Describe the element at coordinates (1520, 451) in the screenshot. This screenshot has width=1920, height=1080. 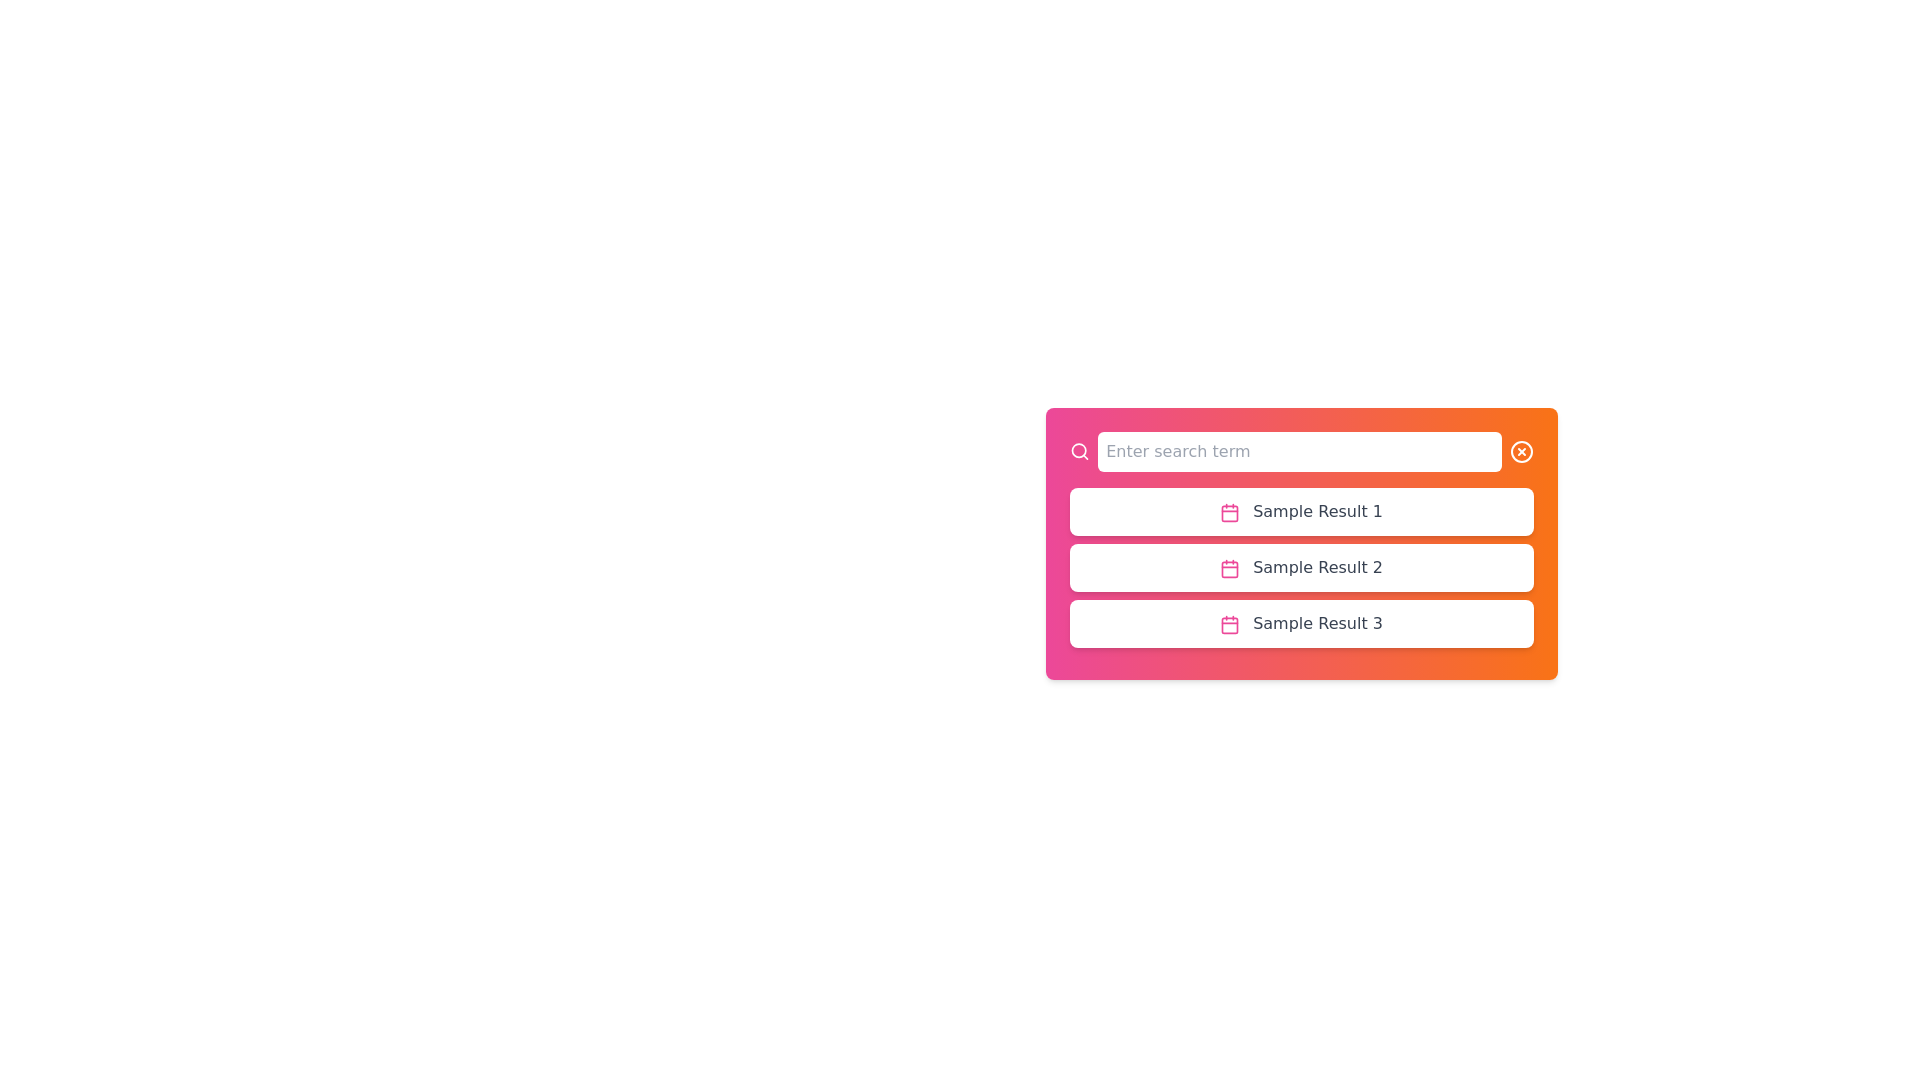
I see `the clear button located at the far-right end of the search bar to reset the entered search terms` at that location.